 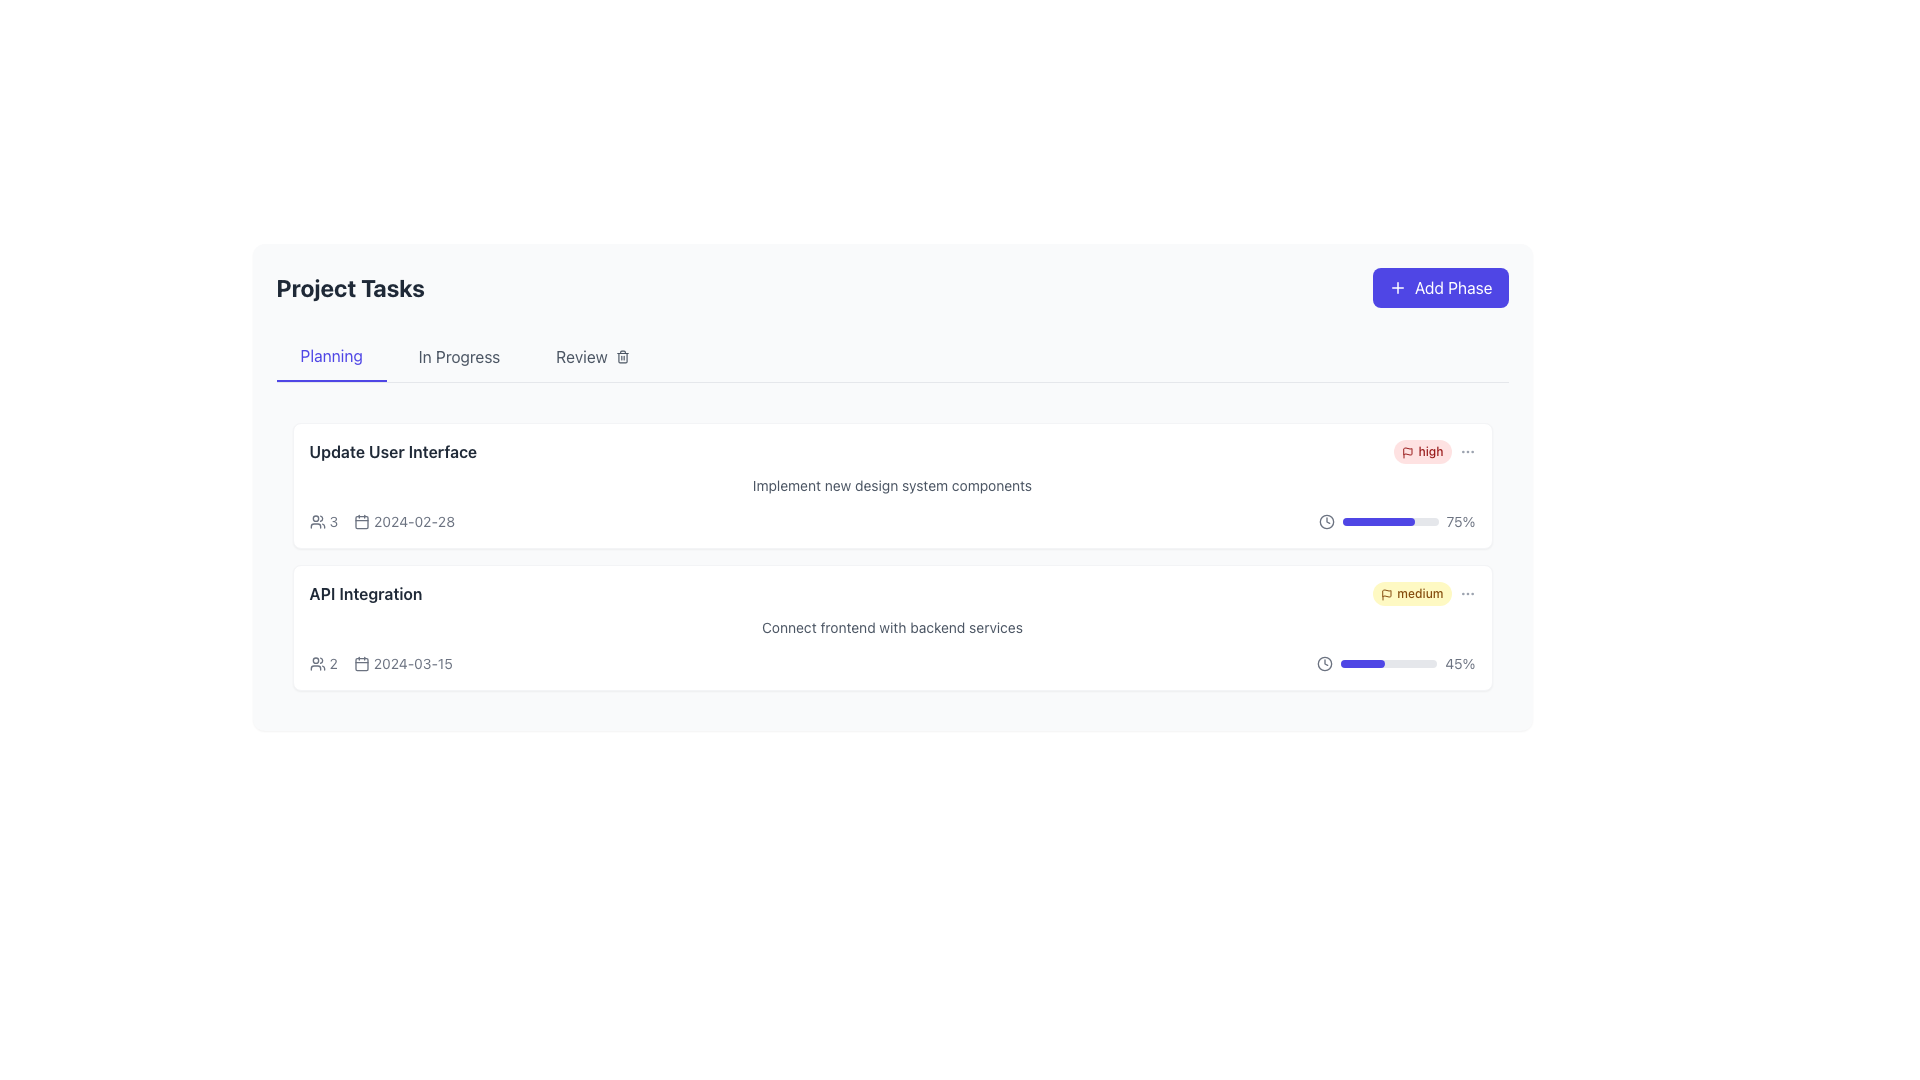 What do you see at coordinates (1396, 288) in the screenshot?
I see `the 'Add Phase' button, which contains a white plus sign icon on a blue background, located at the top-right corner of the interface` at bounding box center [1396, 288].